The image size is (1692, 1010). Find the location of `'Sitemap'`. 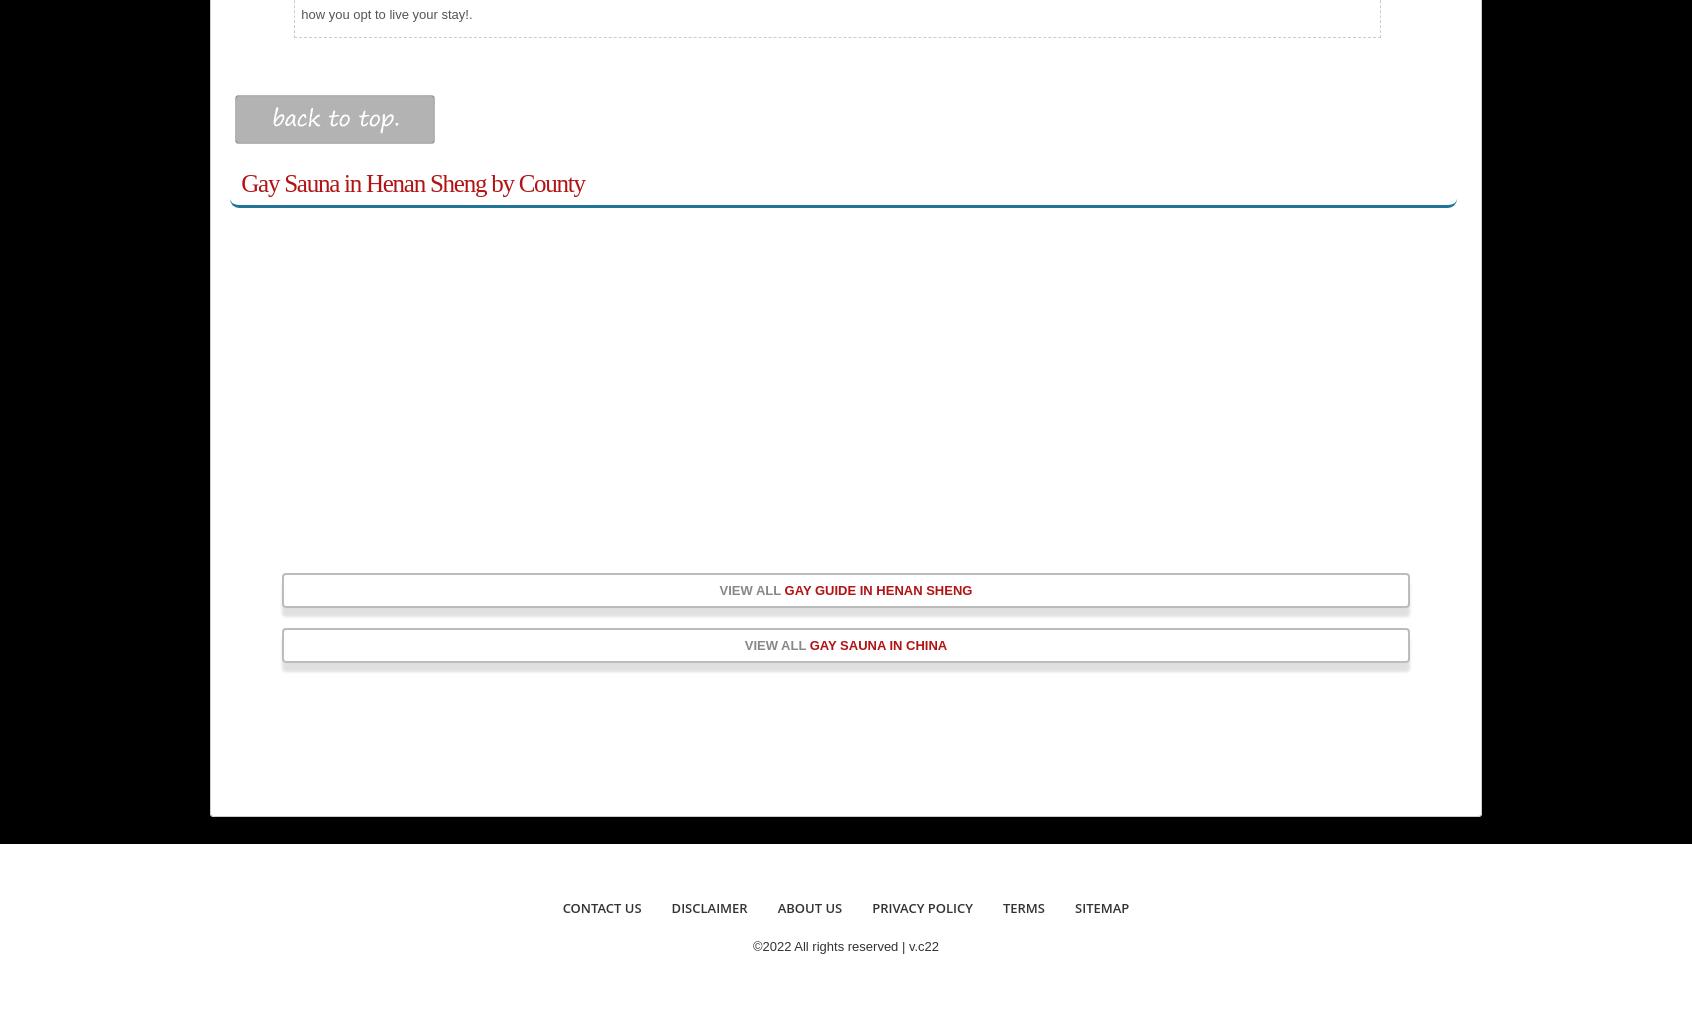

'Sitemap' is located at coordinates (1101, 906).